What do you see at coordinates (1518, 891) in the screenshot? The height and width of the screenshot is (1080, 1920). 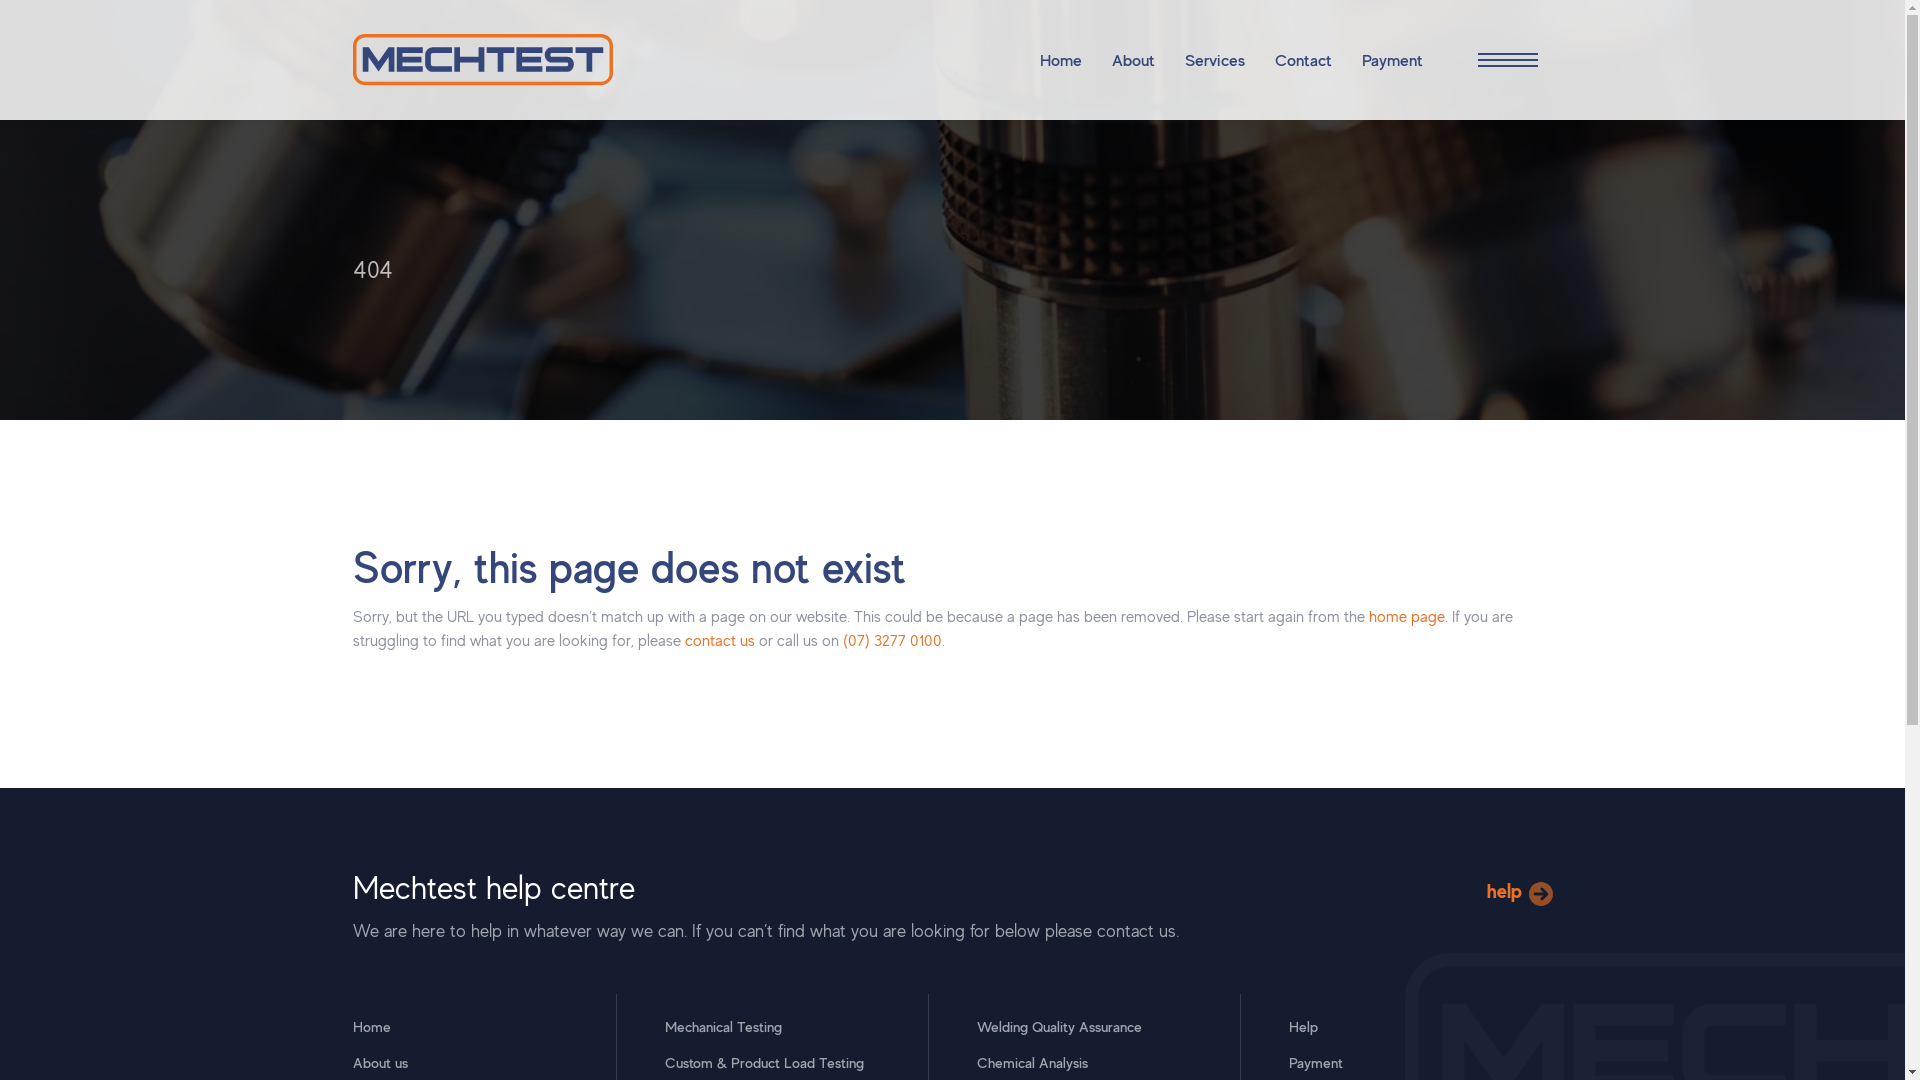 I see `'help'` at bounding box center [1518, 891].